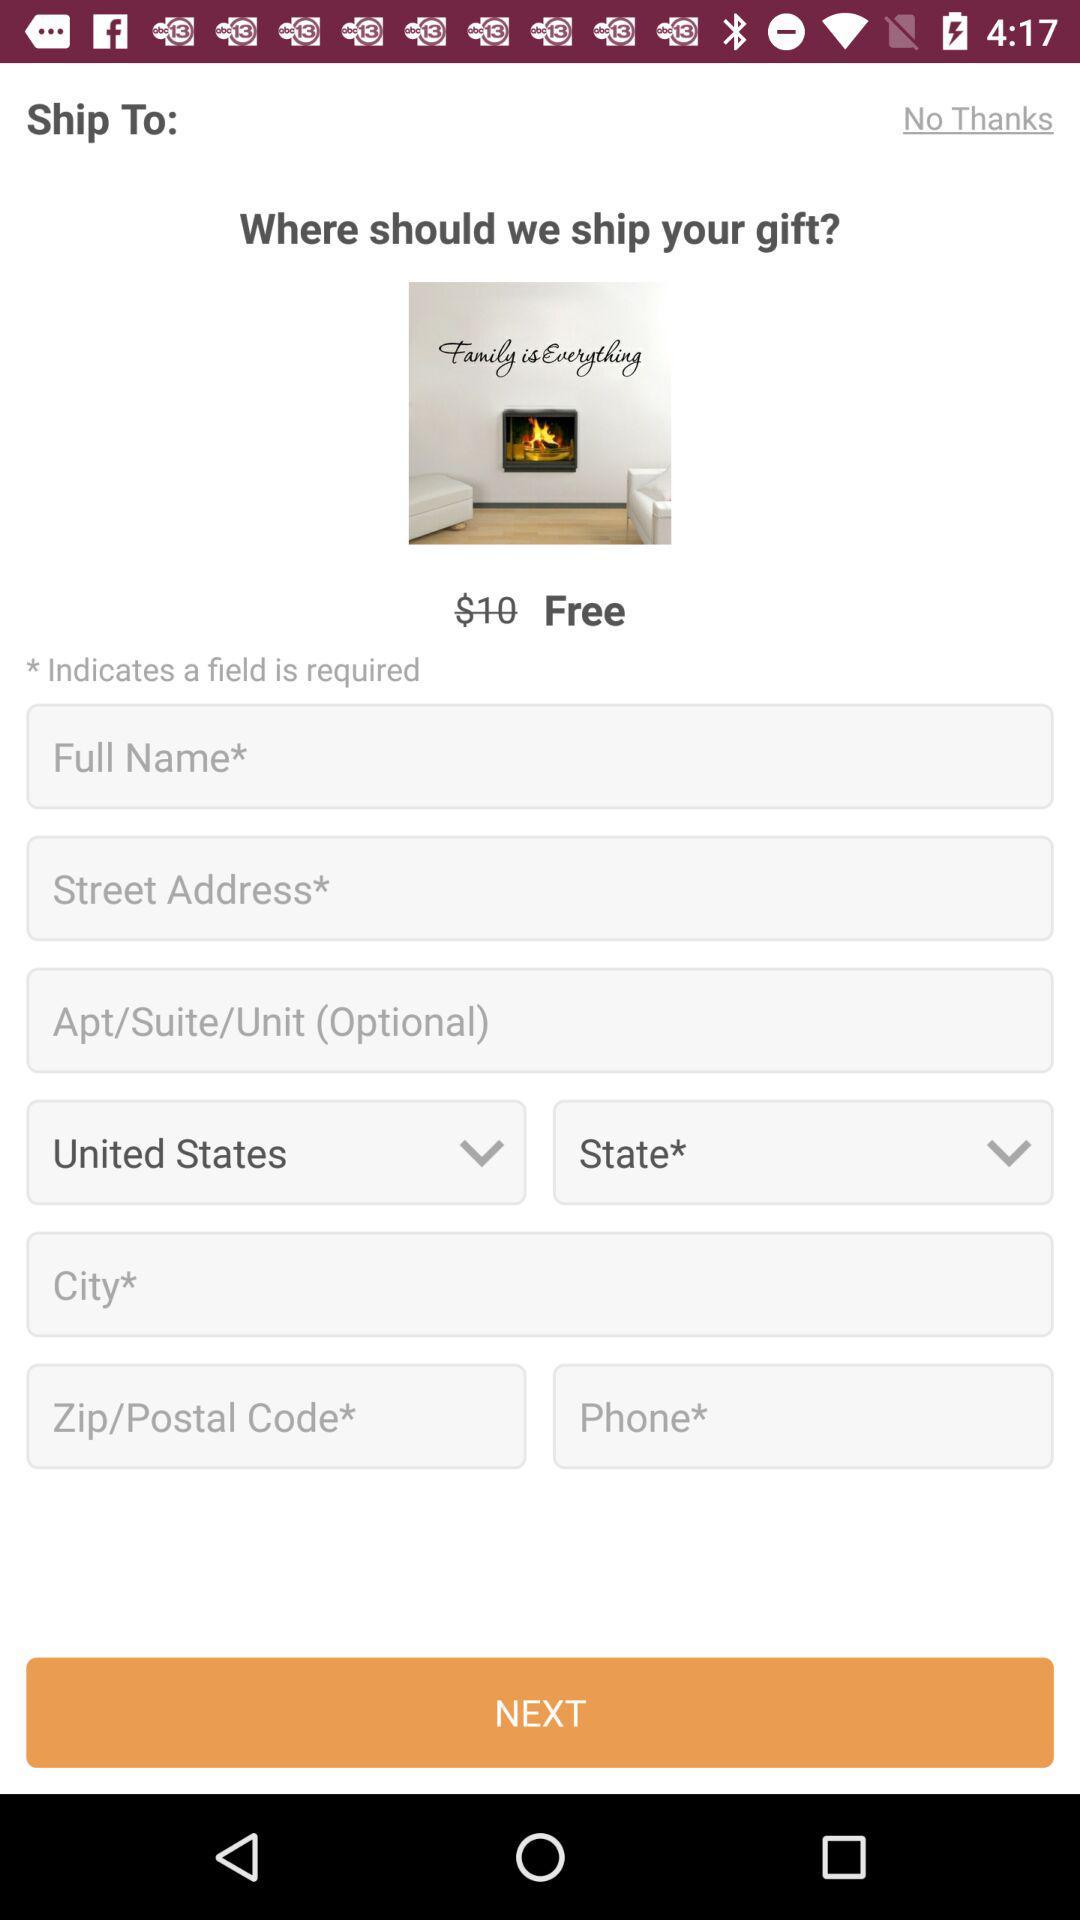 The width and height of the screenshot is (1080, 1920). I want to click on the full name text field above street address text field, so click(540, 755).